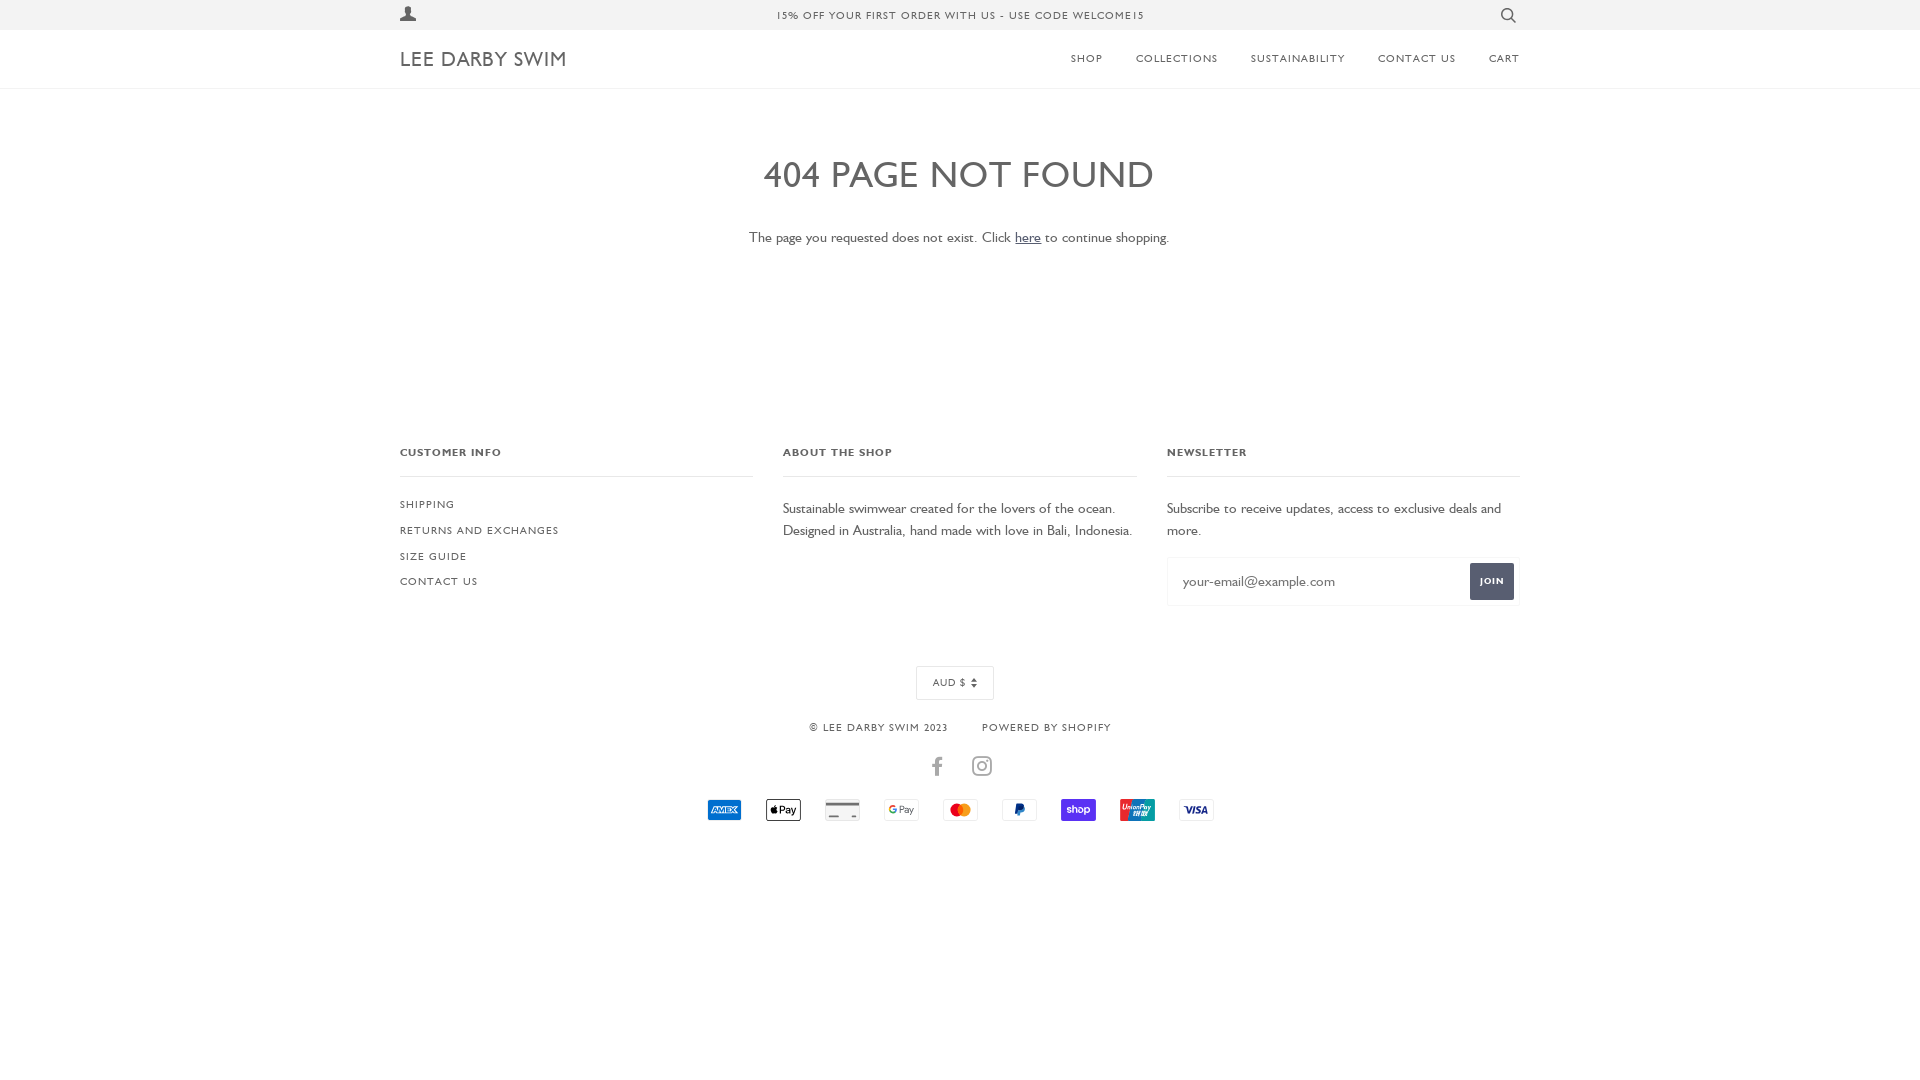 This screenshot has height=1080, width=1920. Describe the element at coordinates (426, 503) in the screenshot. I see `'SHIPPING'` at that location.